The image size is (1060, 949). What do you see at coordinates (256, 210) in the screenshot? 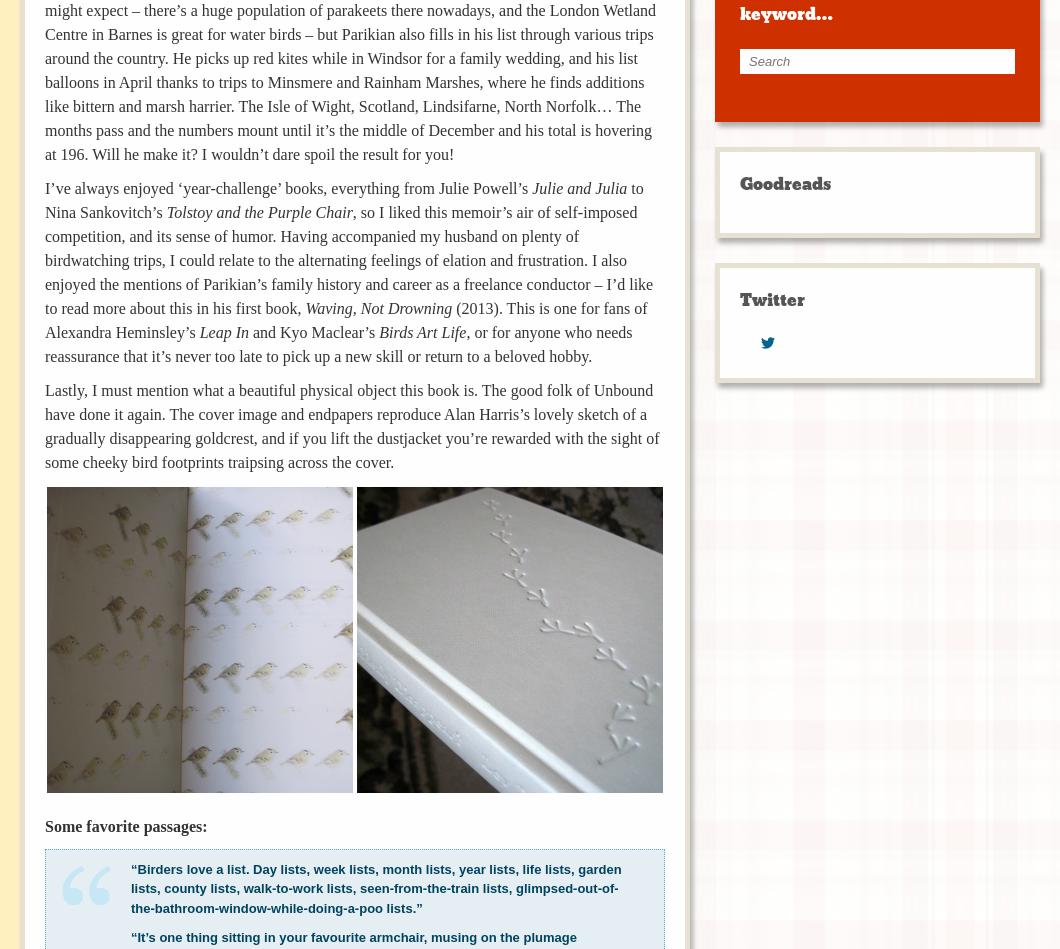
I see `'Tolstoy and the Purple Chair'` at bounding box center [256, 210].